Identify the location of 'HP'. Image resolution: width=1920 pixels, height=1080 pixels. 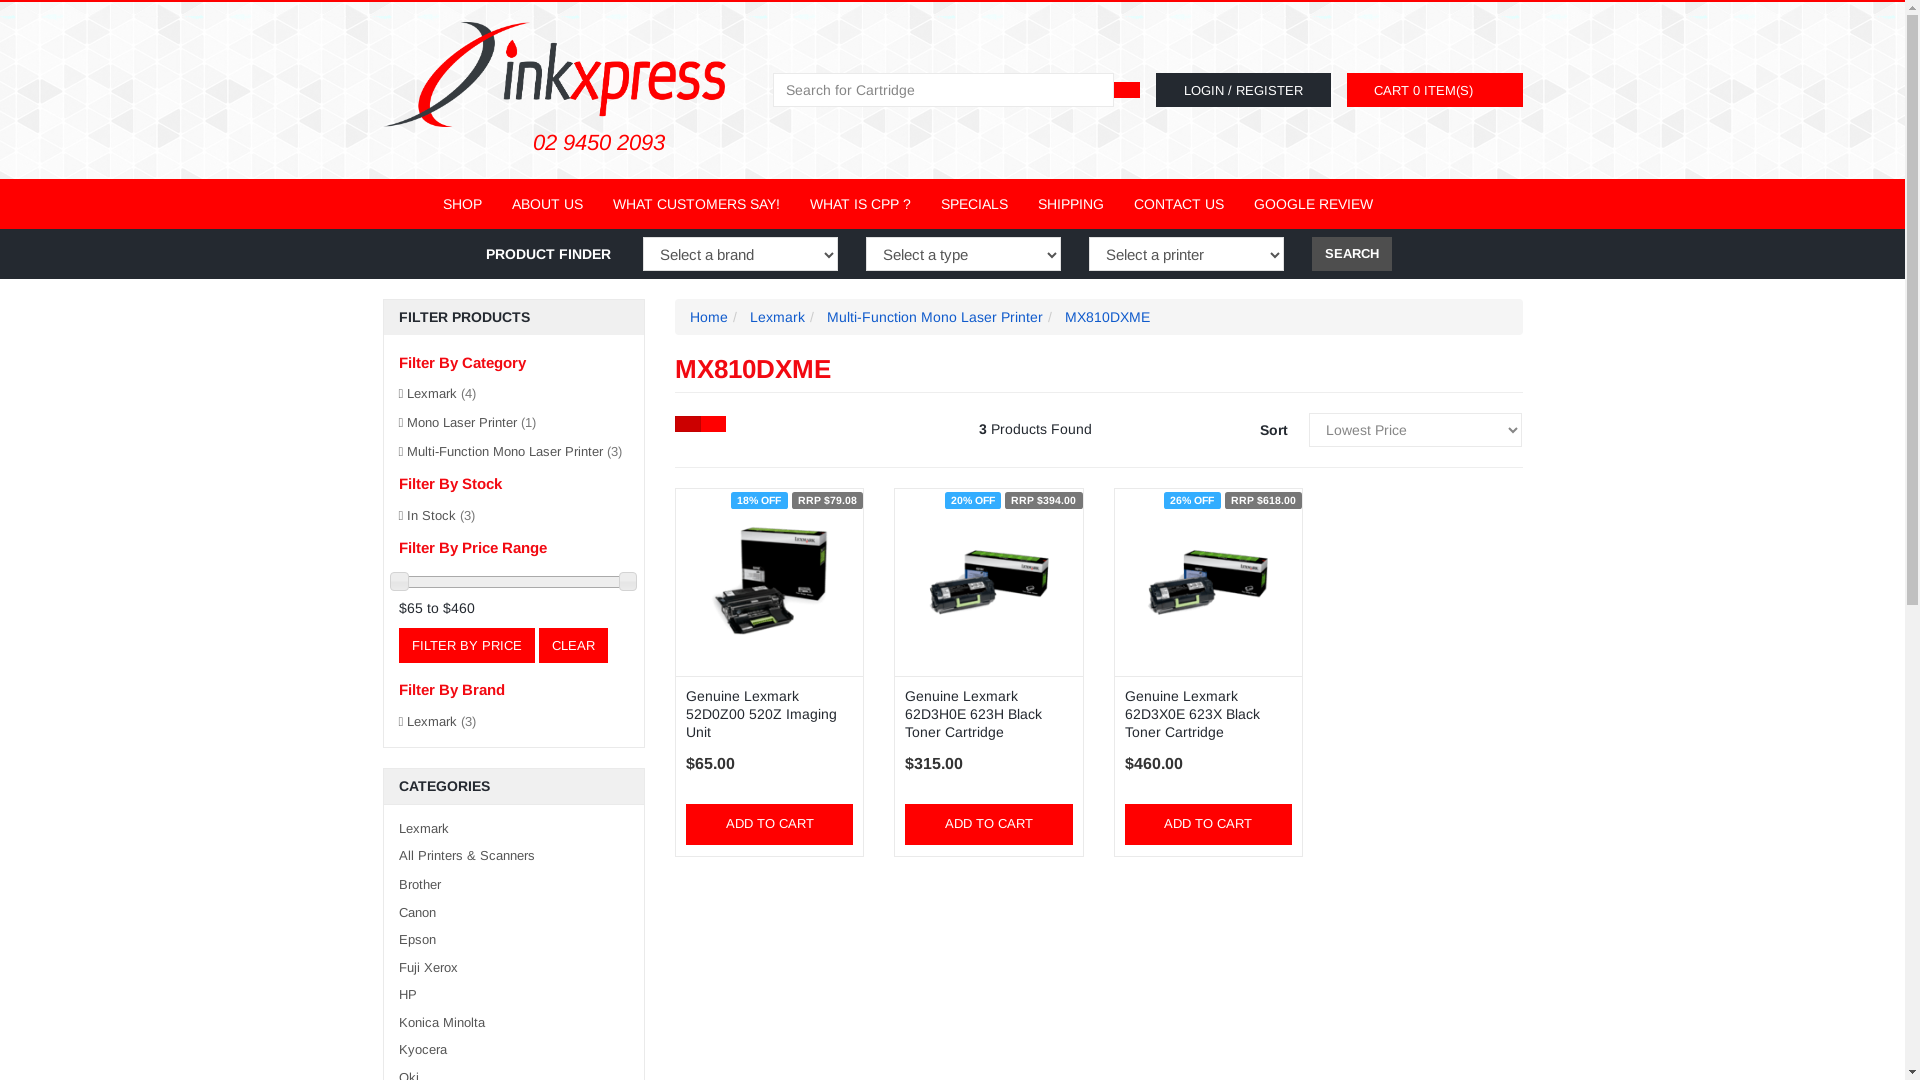
(384, 995).